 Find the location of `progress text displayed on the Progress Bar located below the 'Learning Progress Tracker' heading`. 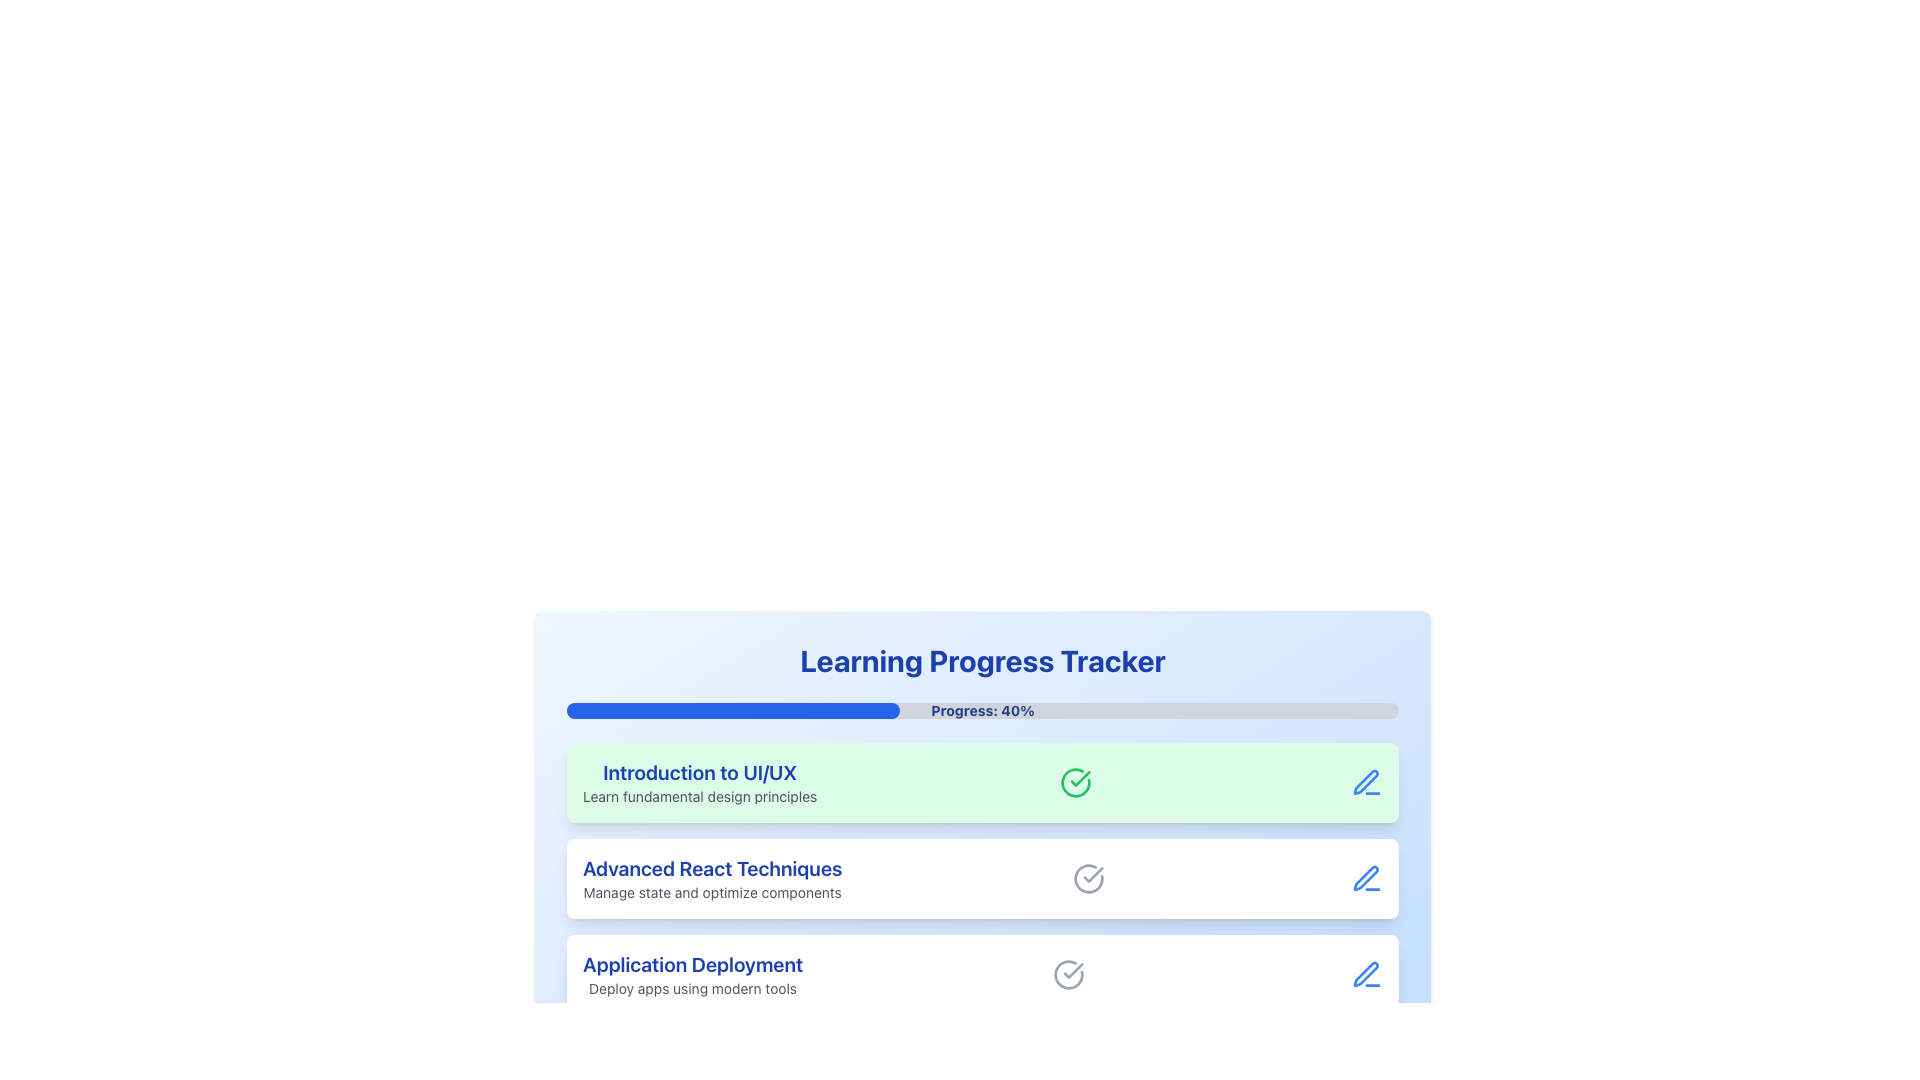

progress text displayed on the Progress Bar located below the 'Learning Progress Tracker' heading is located at coordinates (983, 709).